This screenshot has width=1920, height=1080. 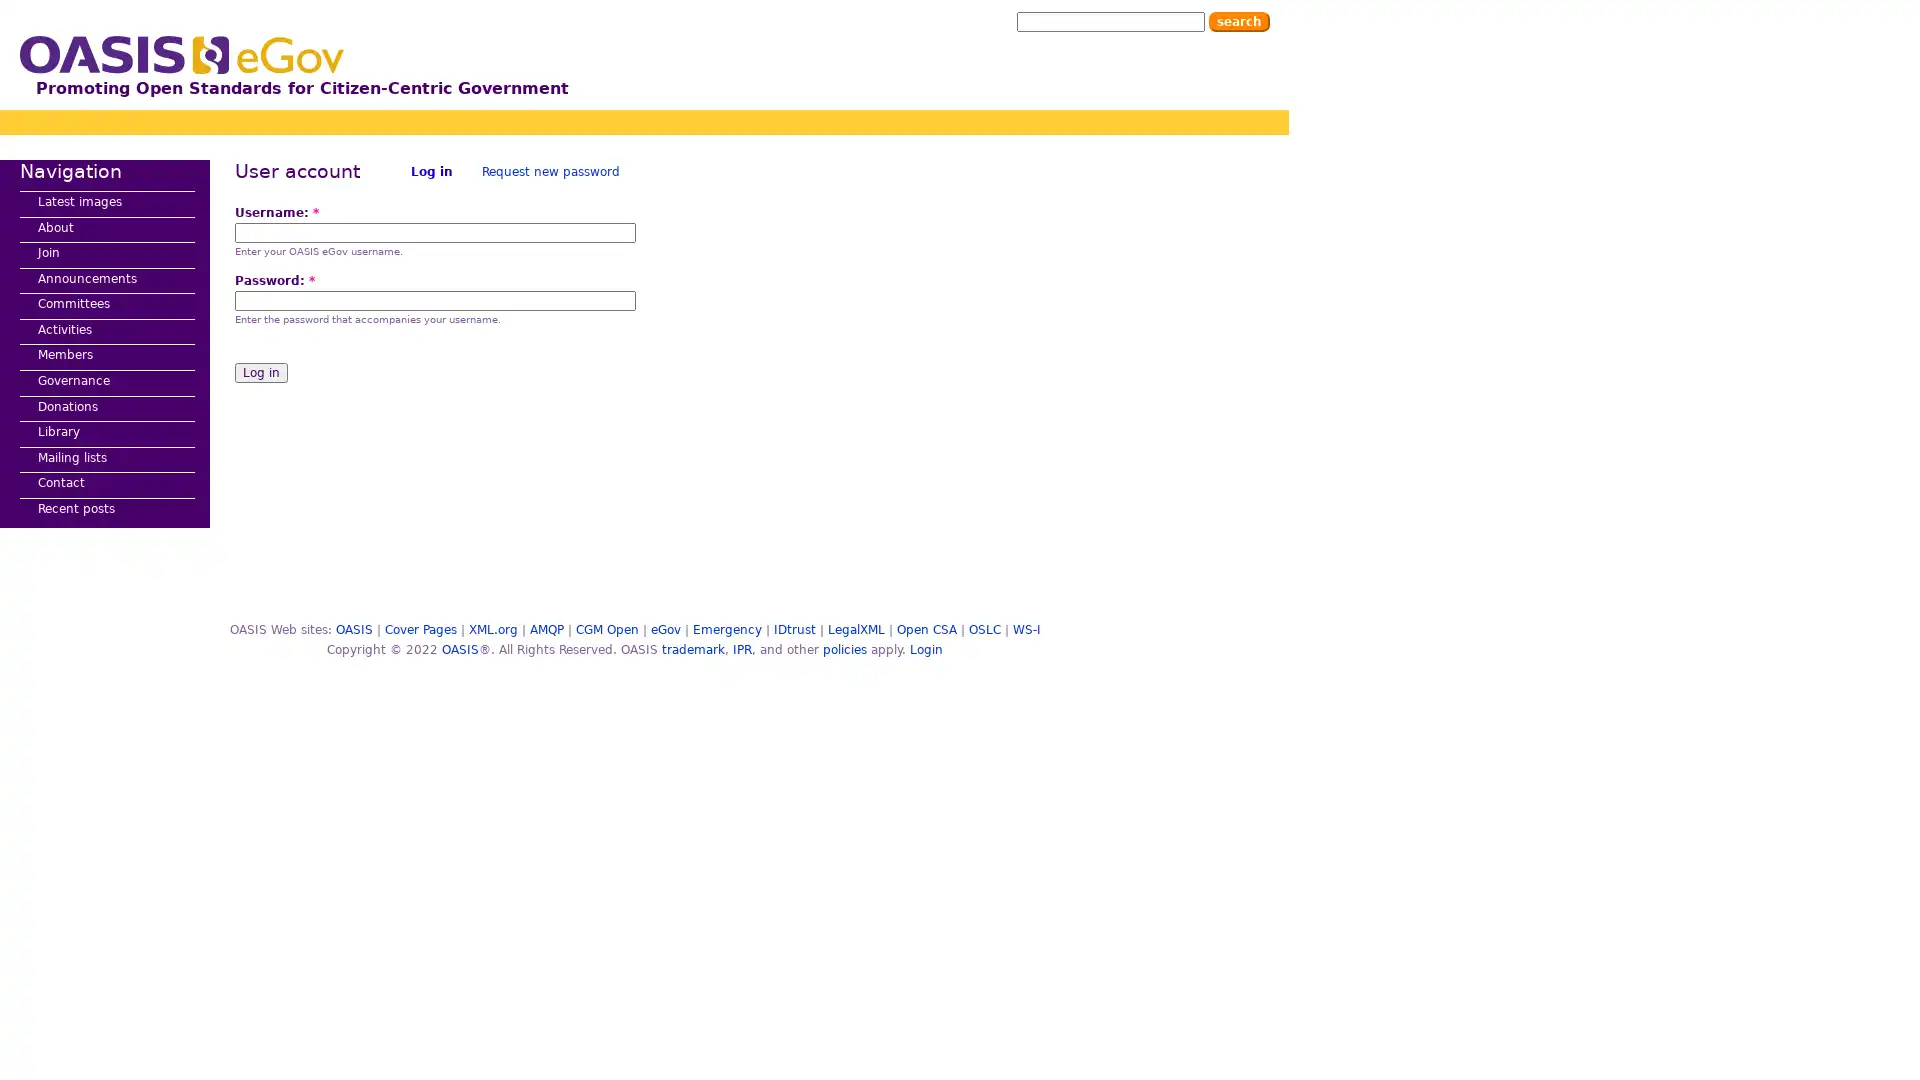 What do you see at coordinates (1238, 22) in the screenshot?
I see `Search` at bounding box center [1238, 22].